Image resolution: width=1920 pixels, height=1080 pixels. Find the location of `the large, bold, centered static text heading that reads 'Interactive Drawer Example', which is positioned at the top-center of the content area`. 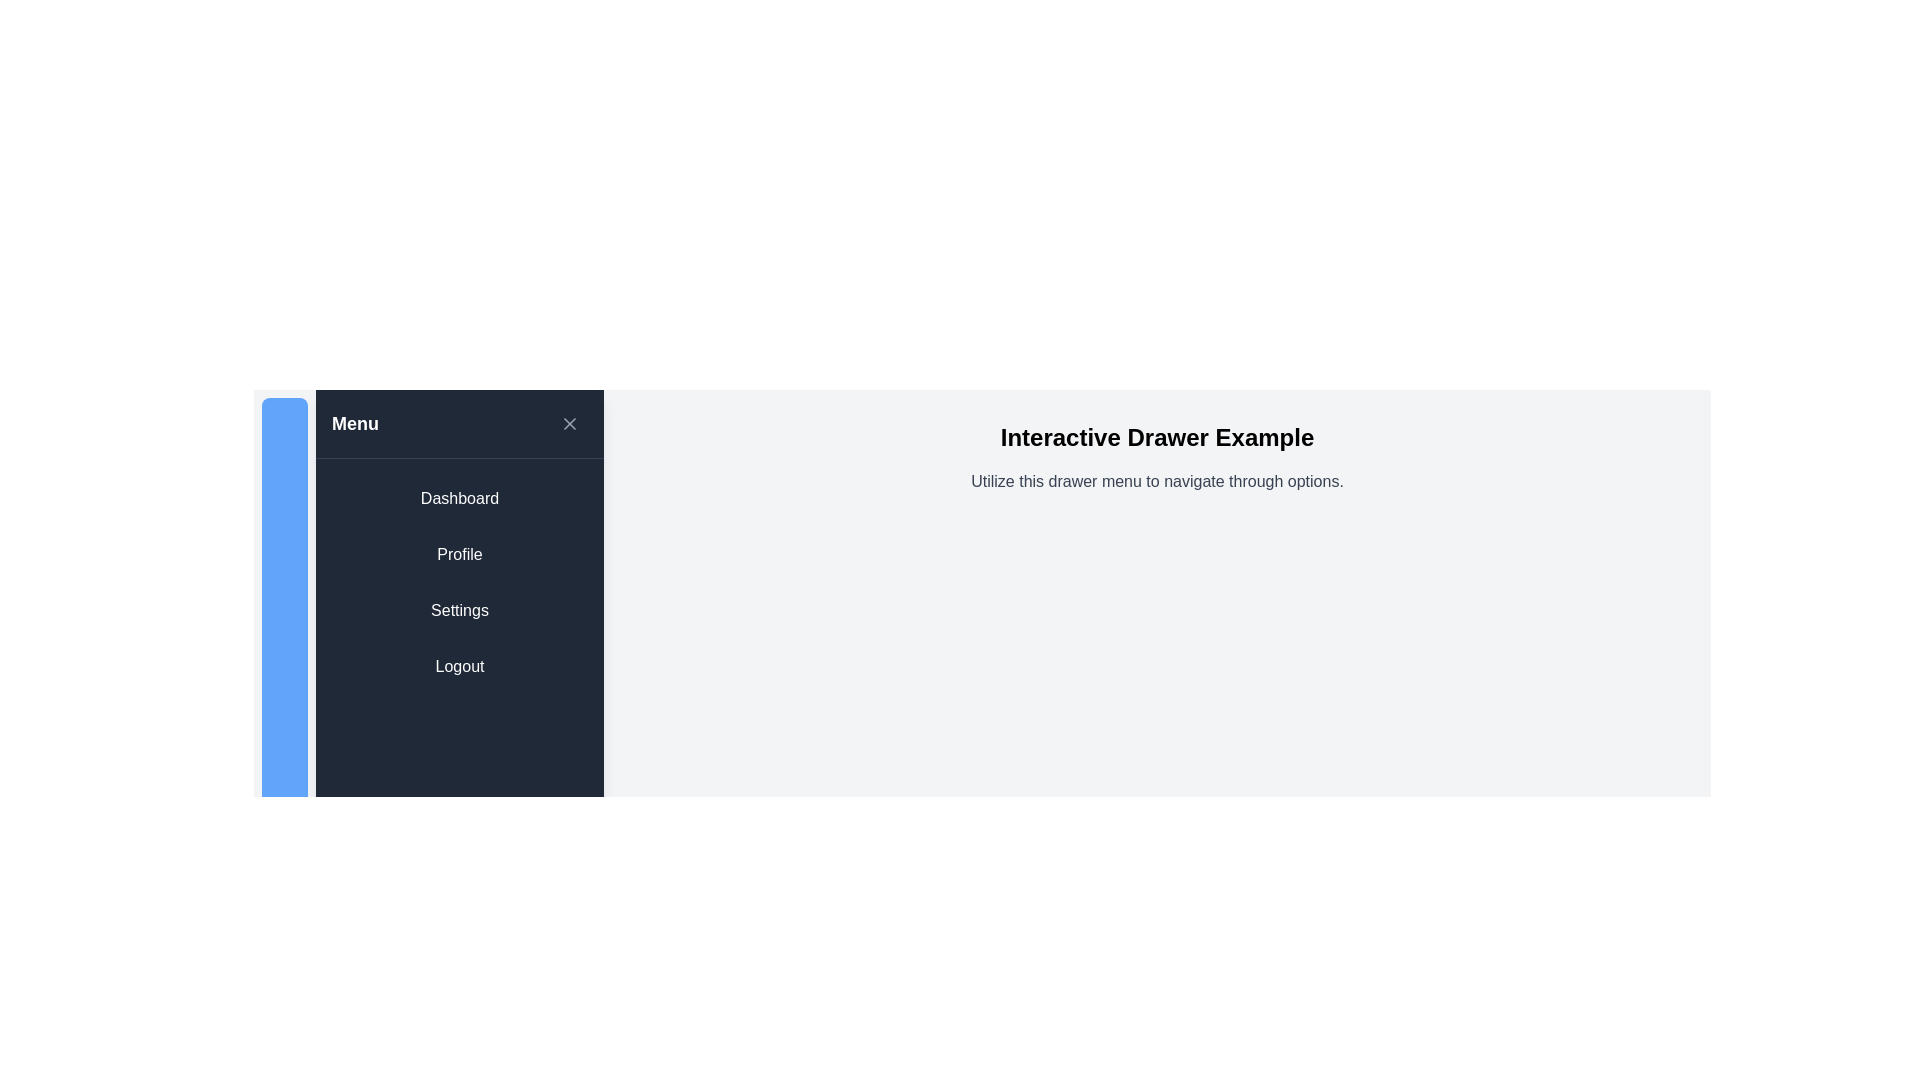

the large, bold, centered static text heading that reads 'Interactive Drawer Example', which is positioned at the top-center of the content area is located at coordinates (1157, 437).